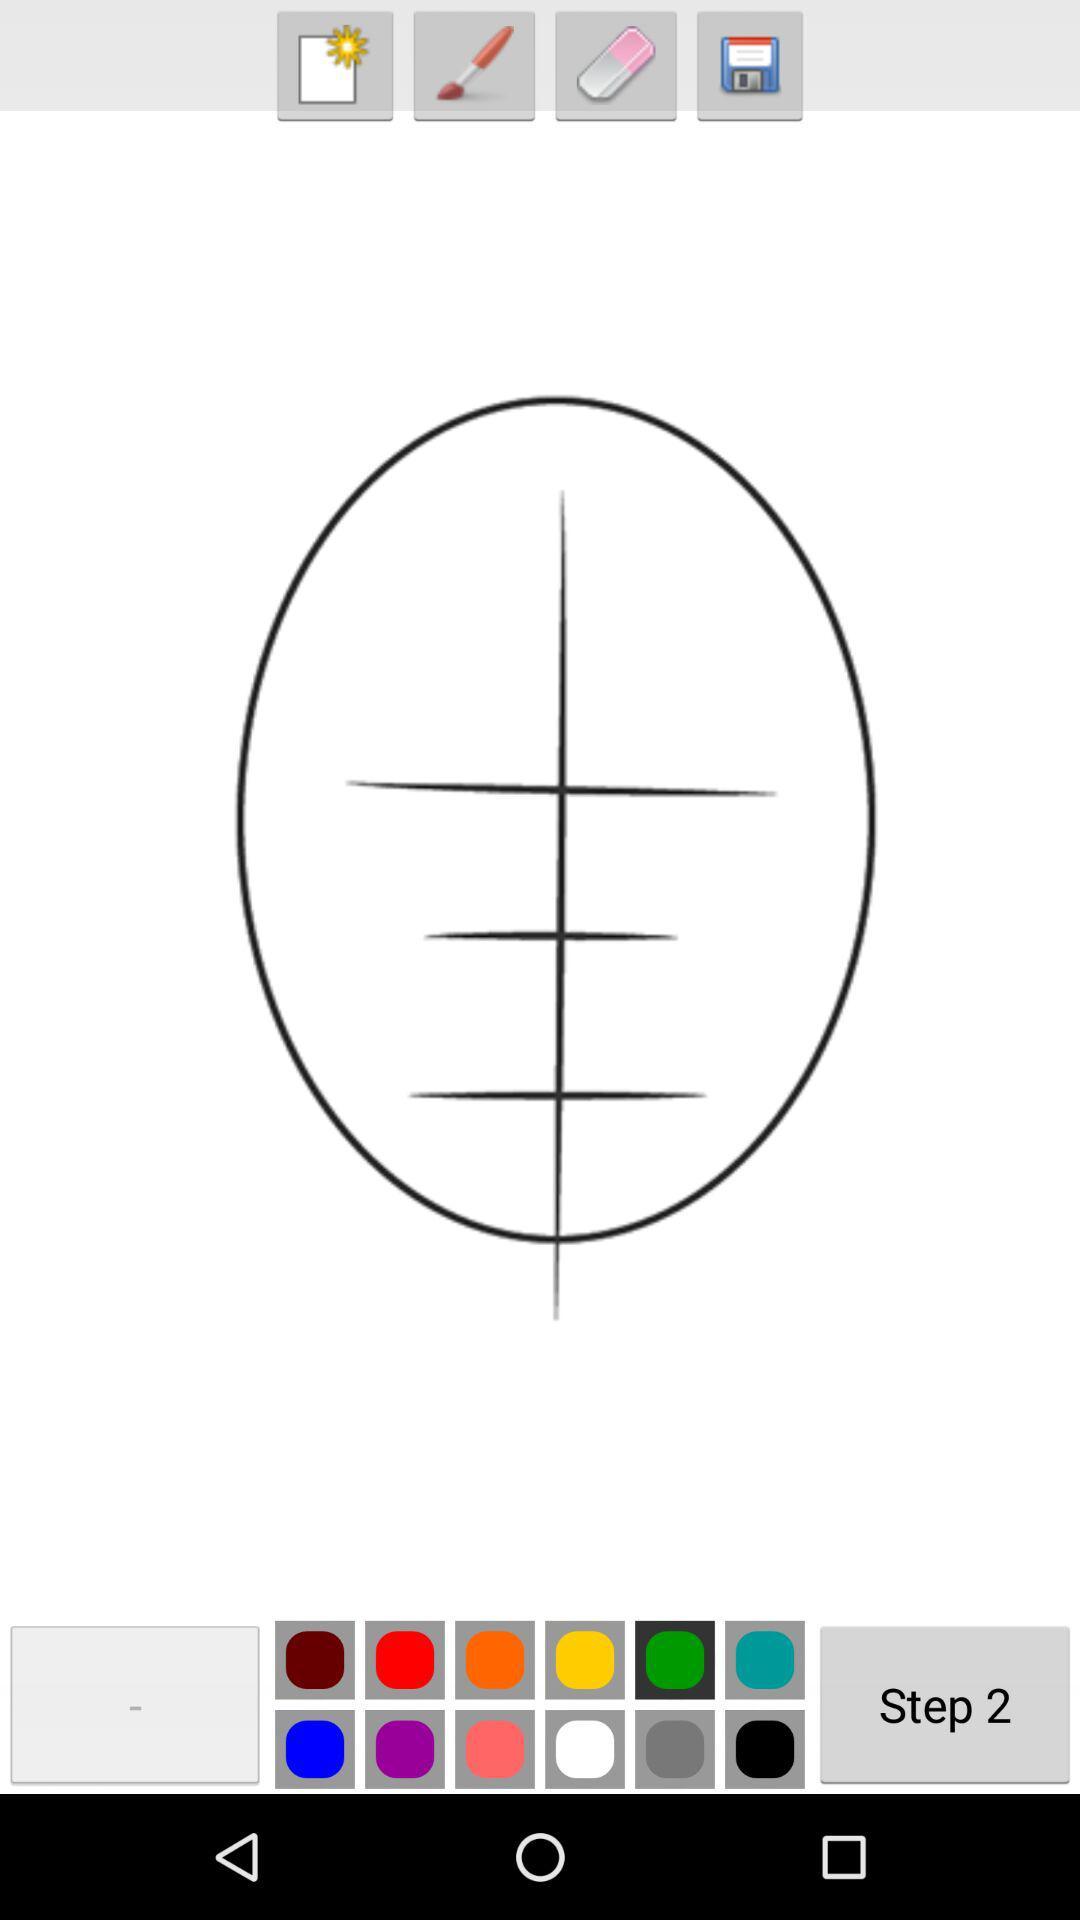 Image resolution: width=1080 pixels, height=1920 pixels. What do you see at coordinates (615, 70) in the screenshot?
I see `the edit icon` at bounding box center [615, 70].